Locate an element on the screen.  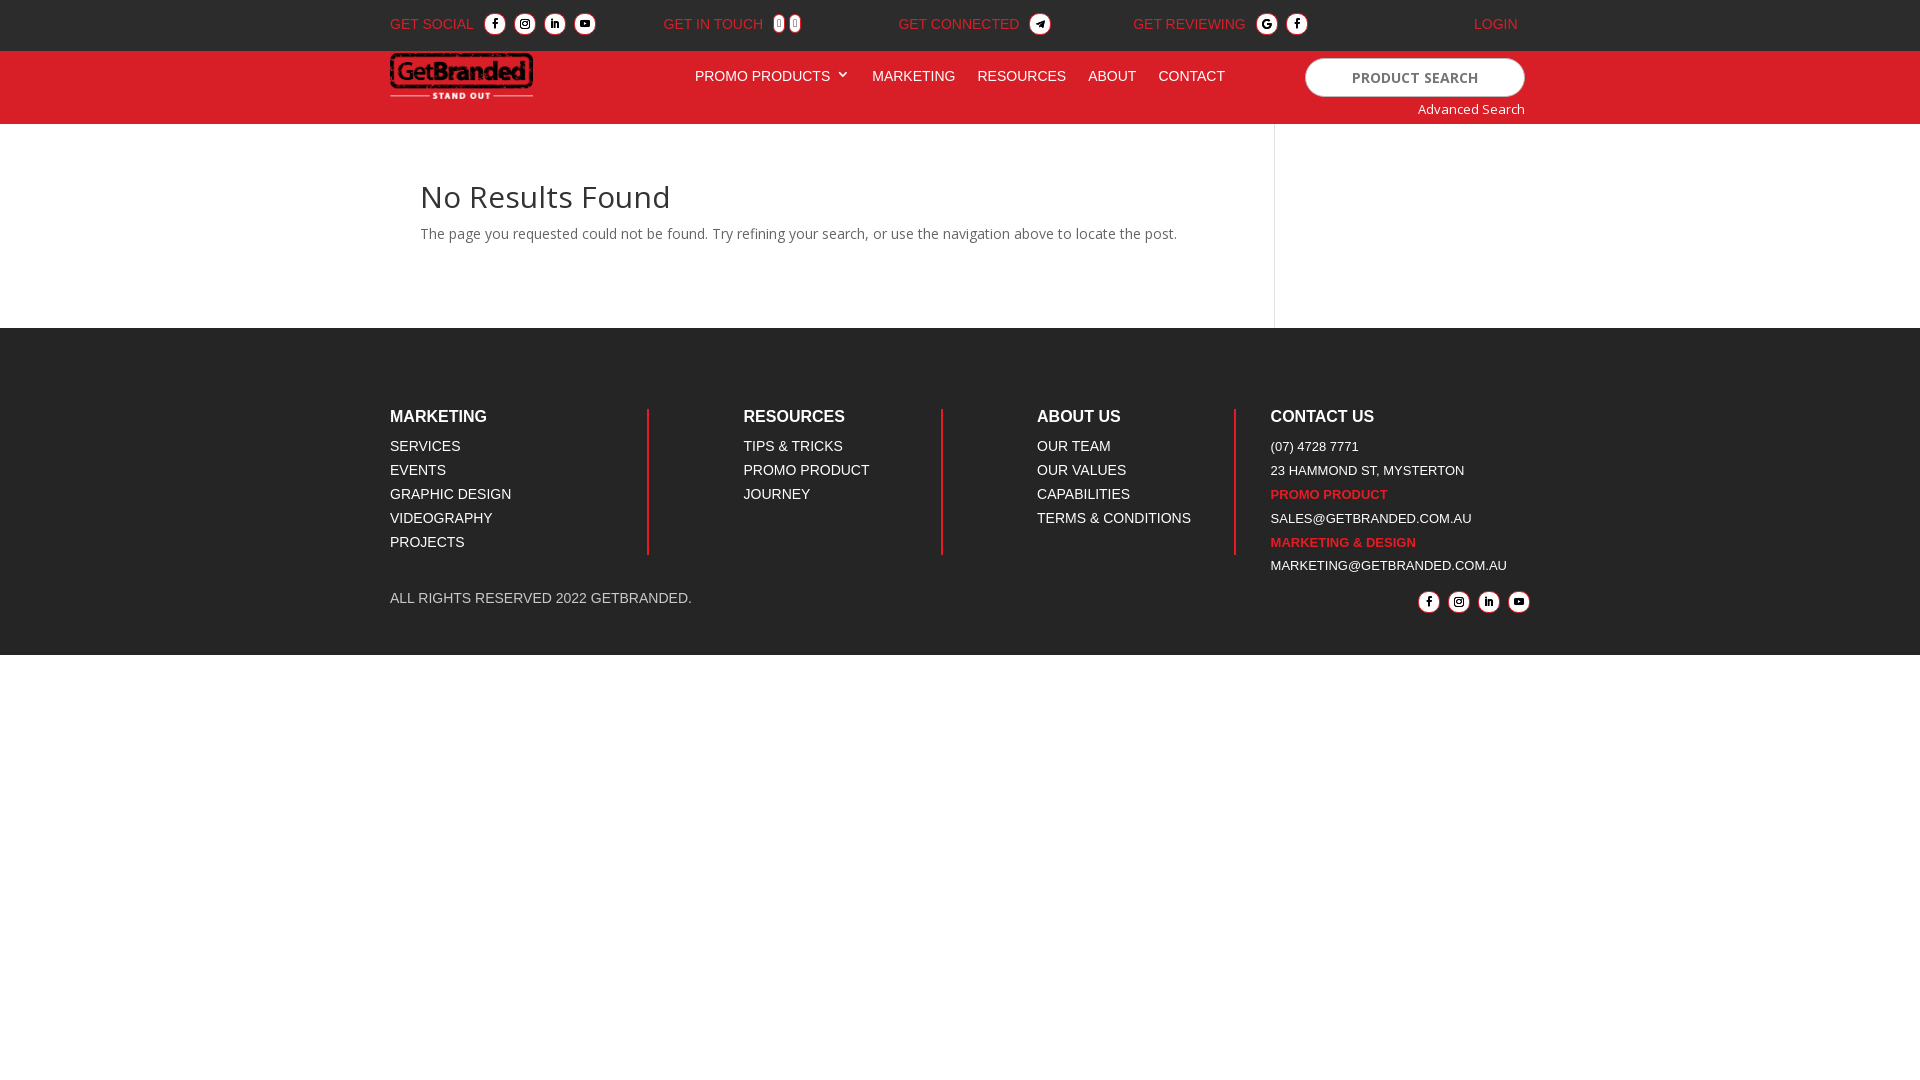
'Advanced Search' is located at coordinates (1471, 108).